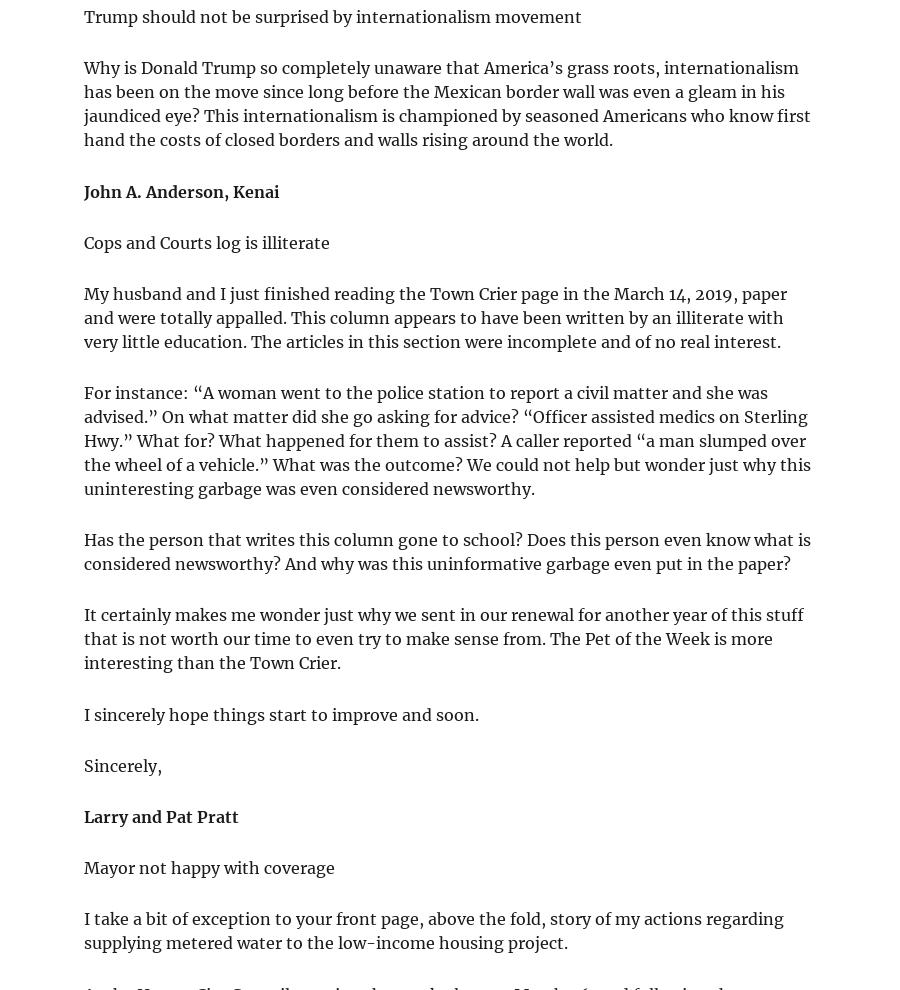 Image resolution: width=900 pixels, height=990 pixels. What do you see at coordinates (82, 315) in the screenshot?
I see `'My husband and I just finished reading the Town Crier page in the March 14, 2019, paper and were totally appalled. This column appears to have been written by an illiterate with very little education. The articles in this section were incomplete and of no real interest.'` at bounding box center [82, 315].